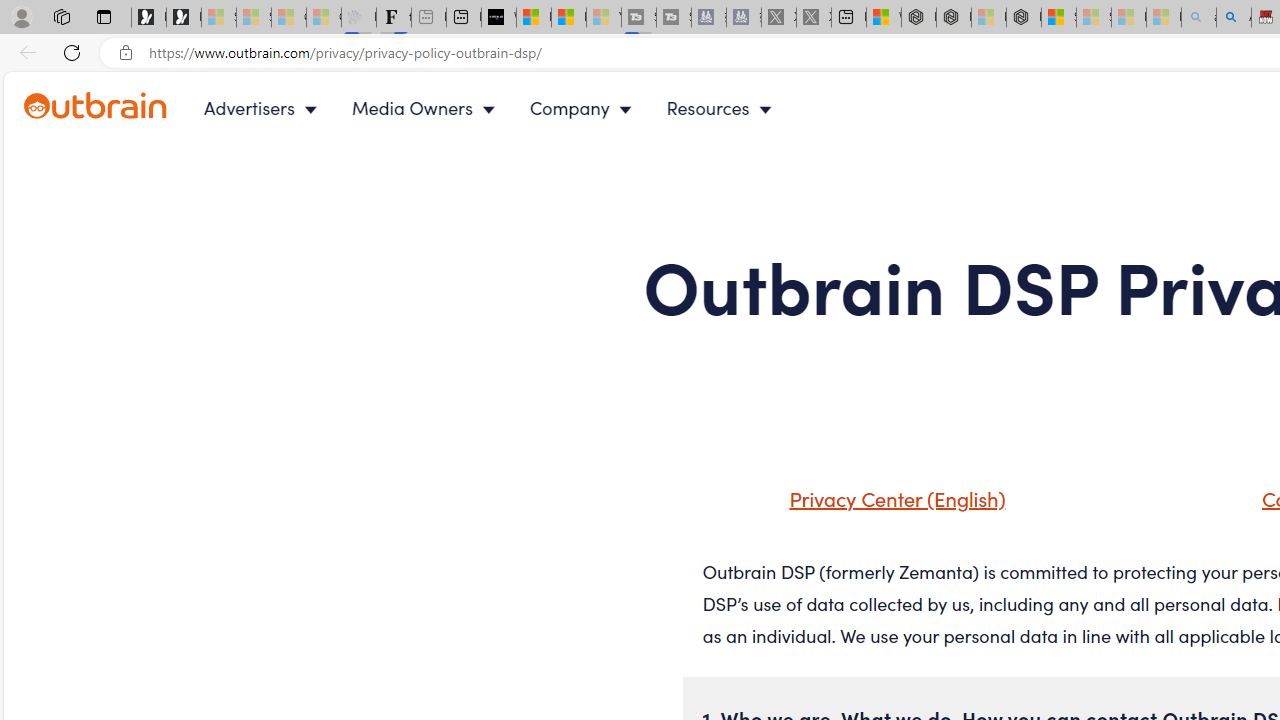  Describe the element at coordinates (60, 82) in the screenshot. I see `'Skip navigation to go to main content'` at that location.